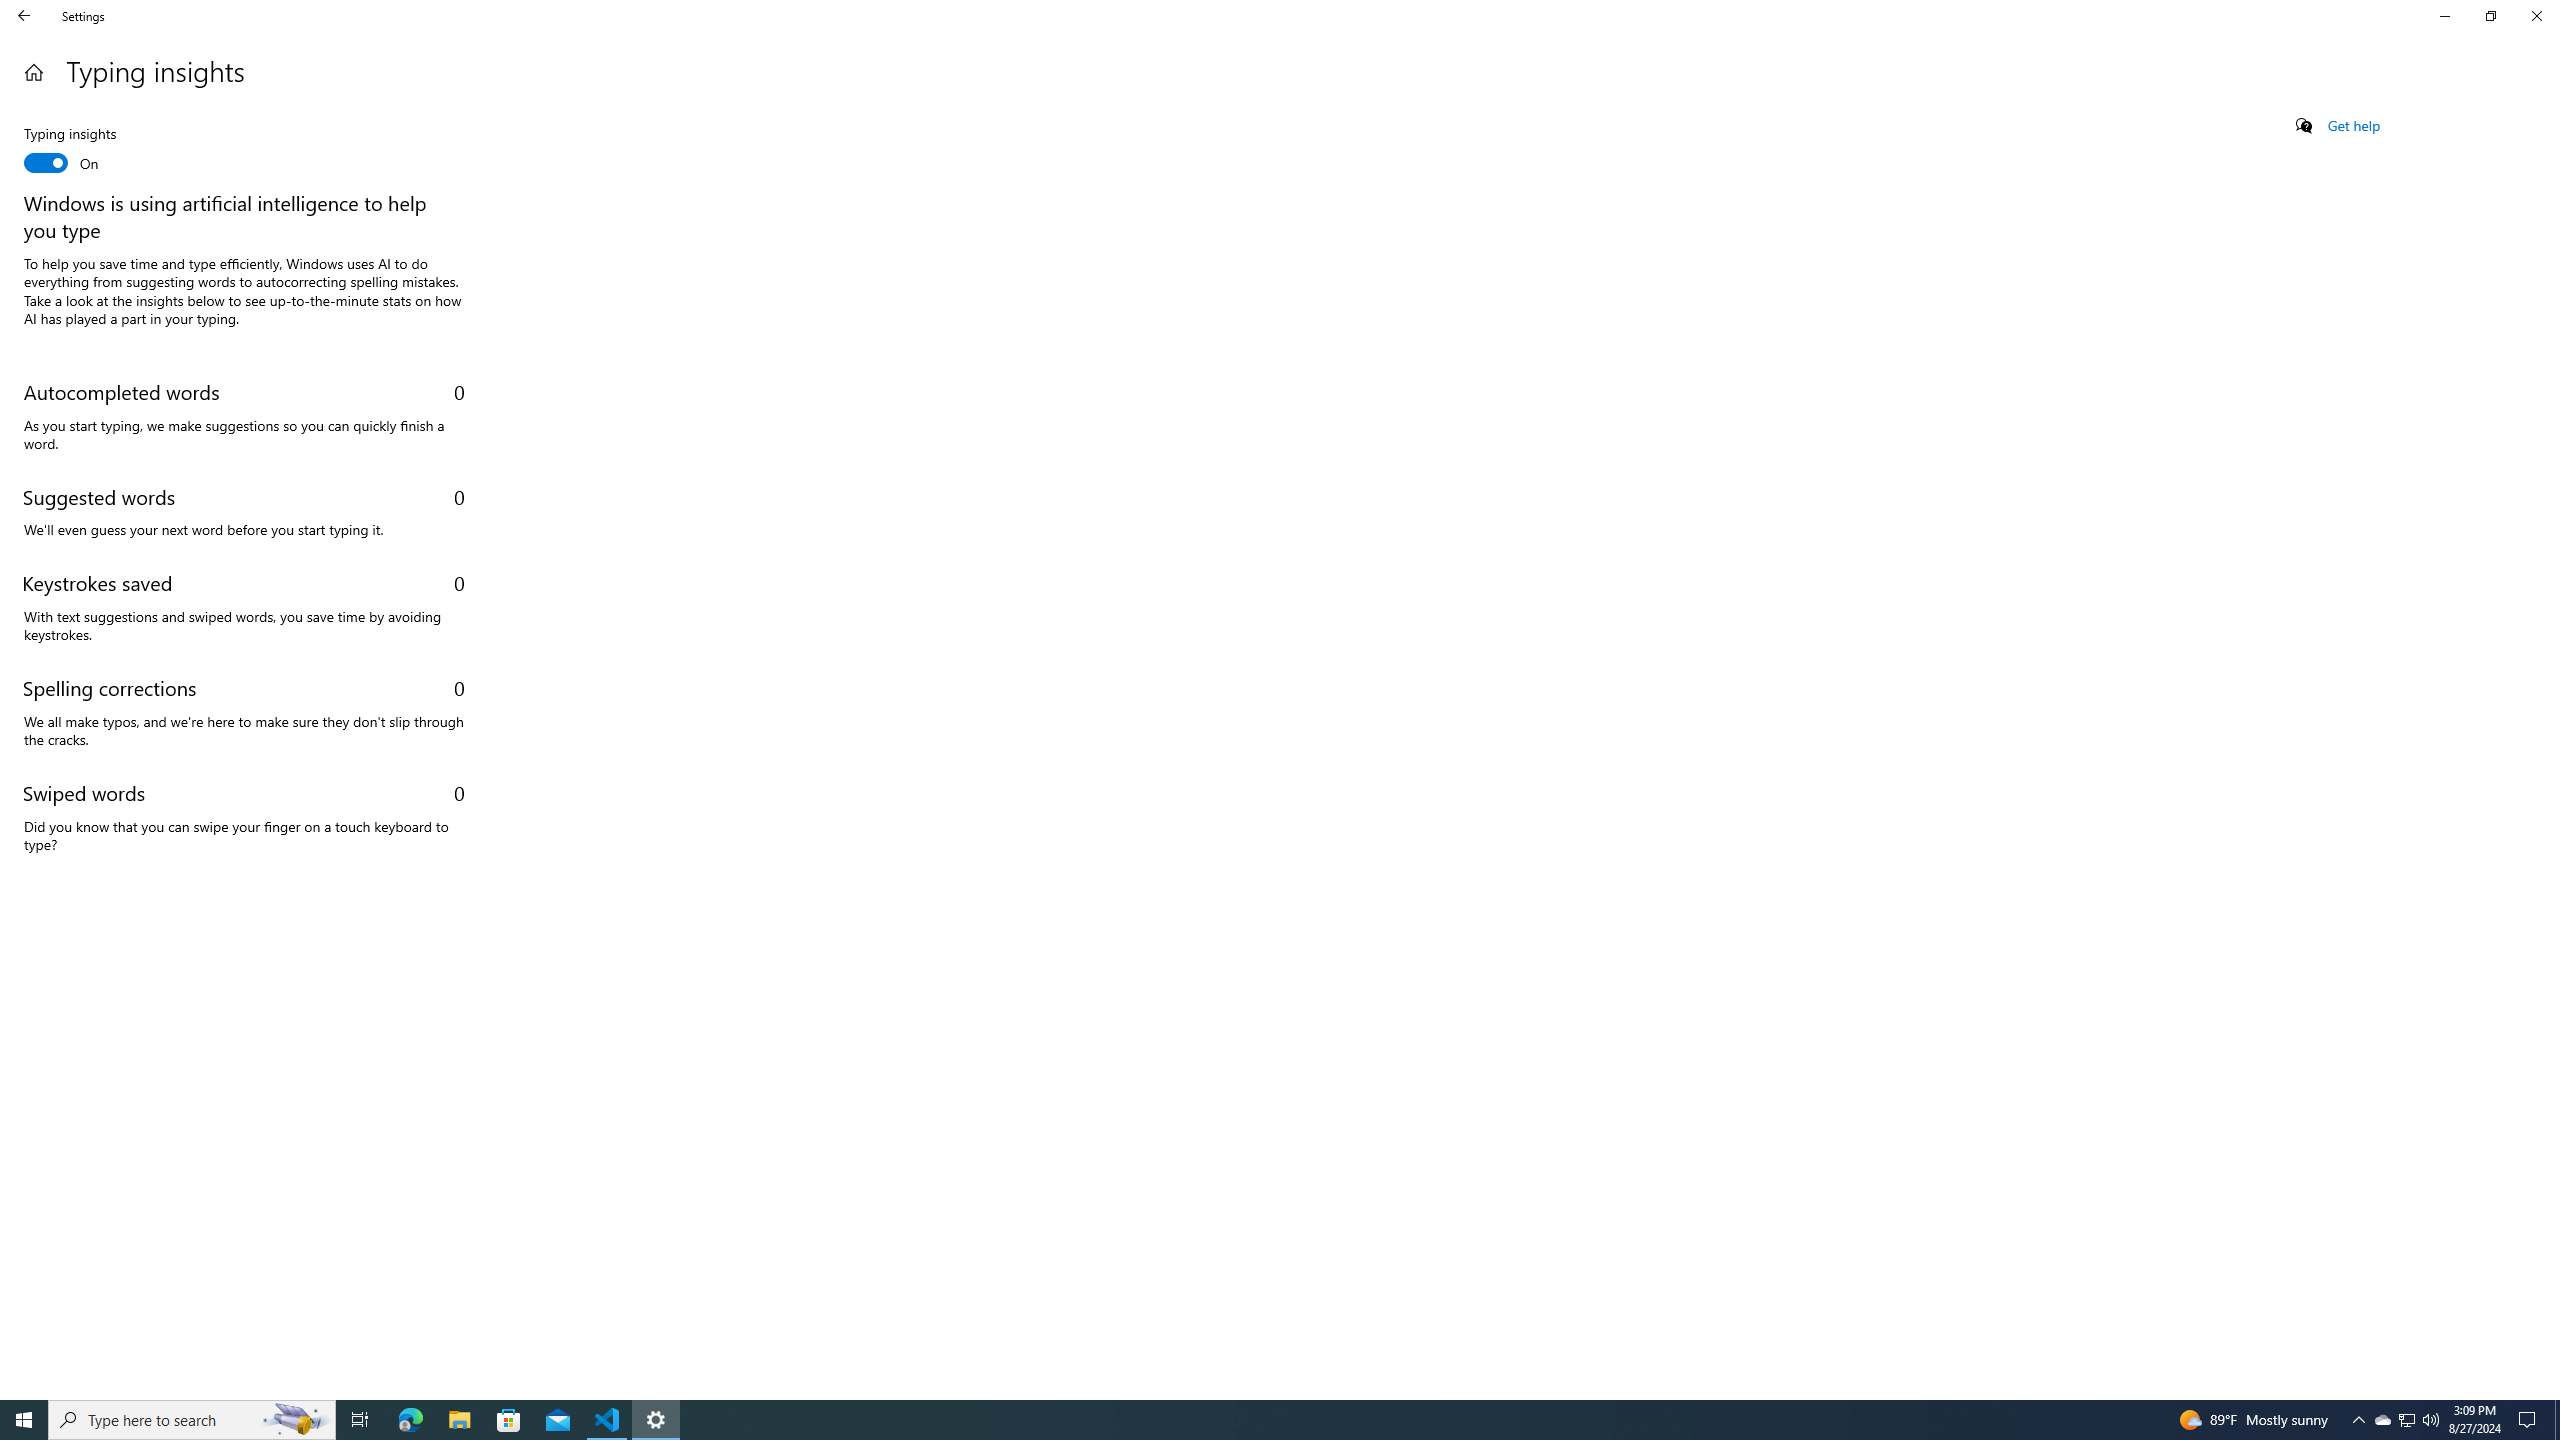  I want to click on 'Restore Settings', so click(2490, 15).